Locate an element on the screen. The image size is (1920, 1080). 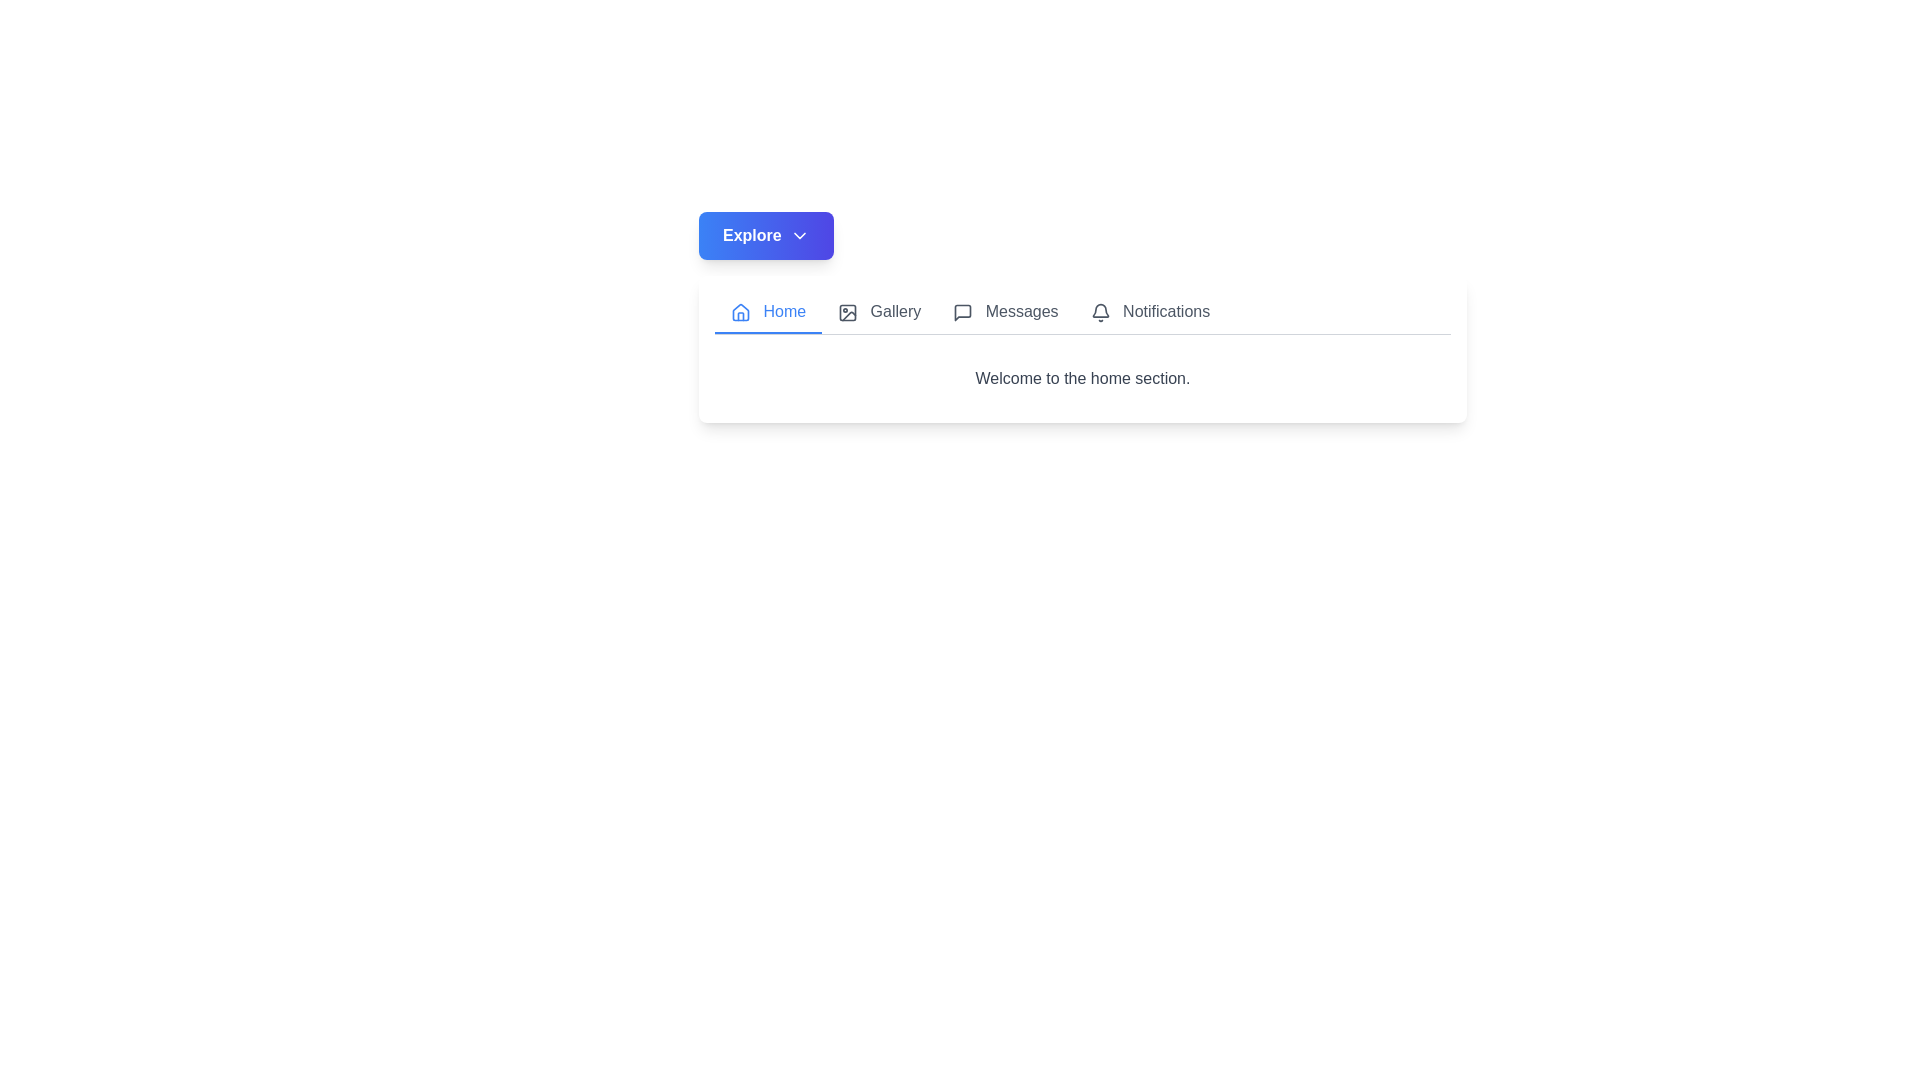
the blue house-shaped icon in the 'Home' navigation tab, which is positioned to the left of the text label 'Home' is located at coordinates (739, 312).